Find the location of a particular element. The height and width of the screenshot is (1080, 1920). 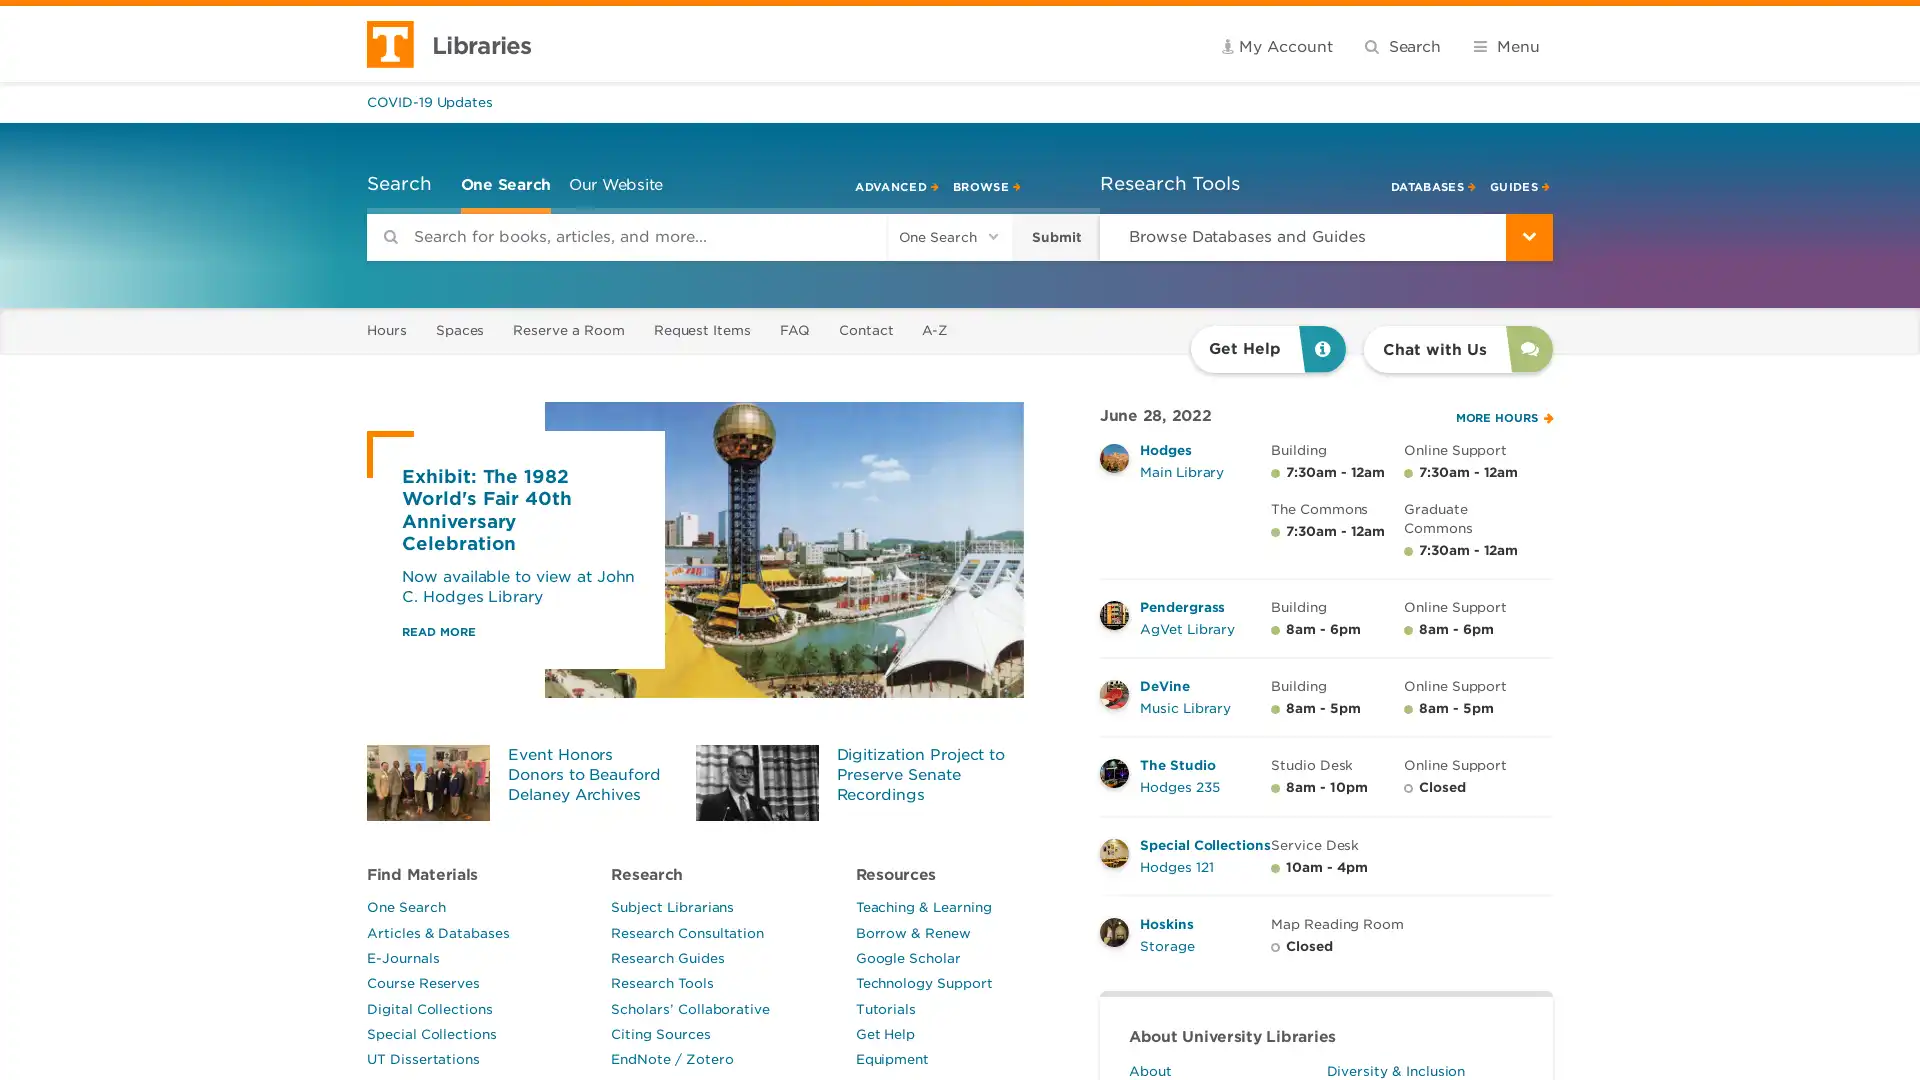

Submit is located at coordinates (979, 235).